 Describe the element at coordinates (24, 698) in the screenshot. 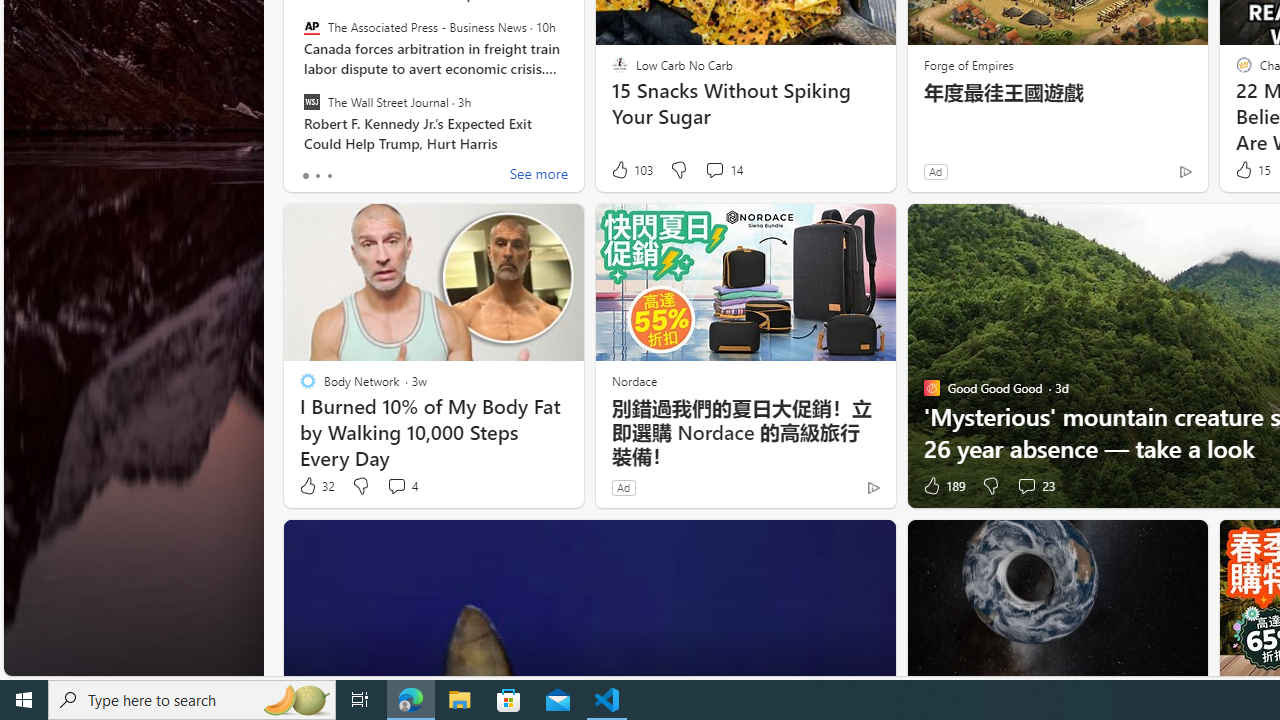

I see `'Start'` at that location.